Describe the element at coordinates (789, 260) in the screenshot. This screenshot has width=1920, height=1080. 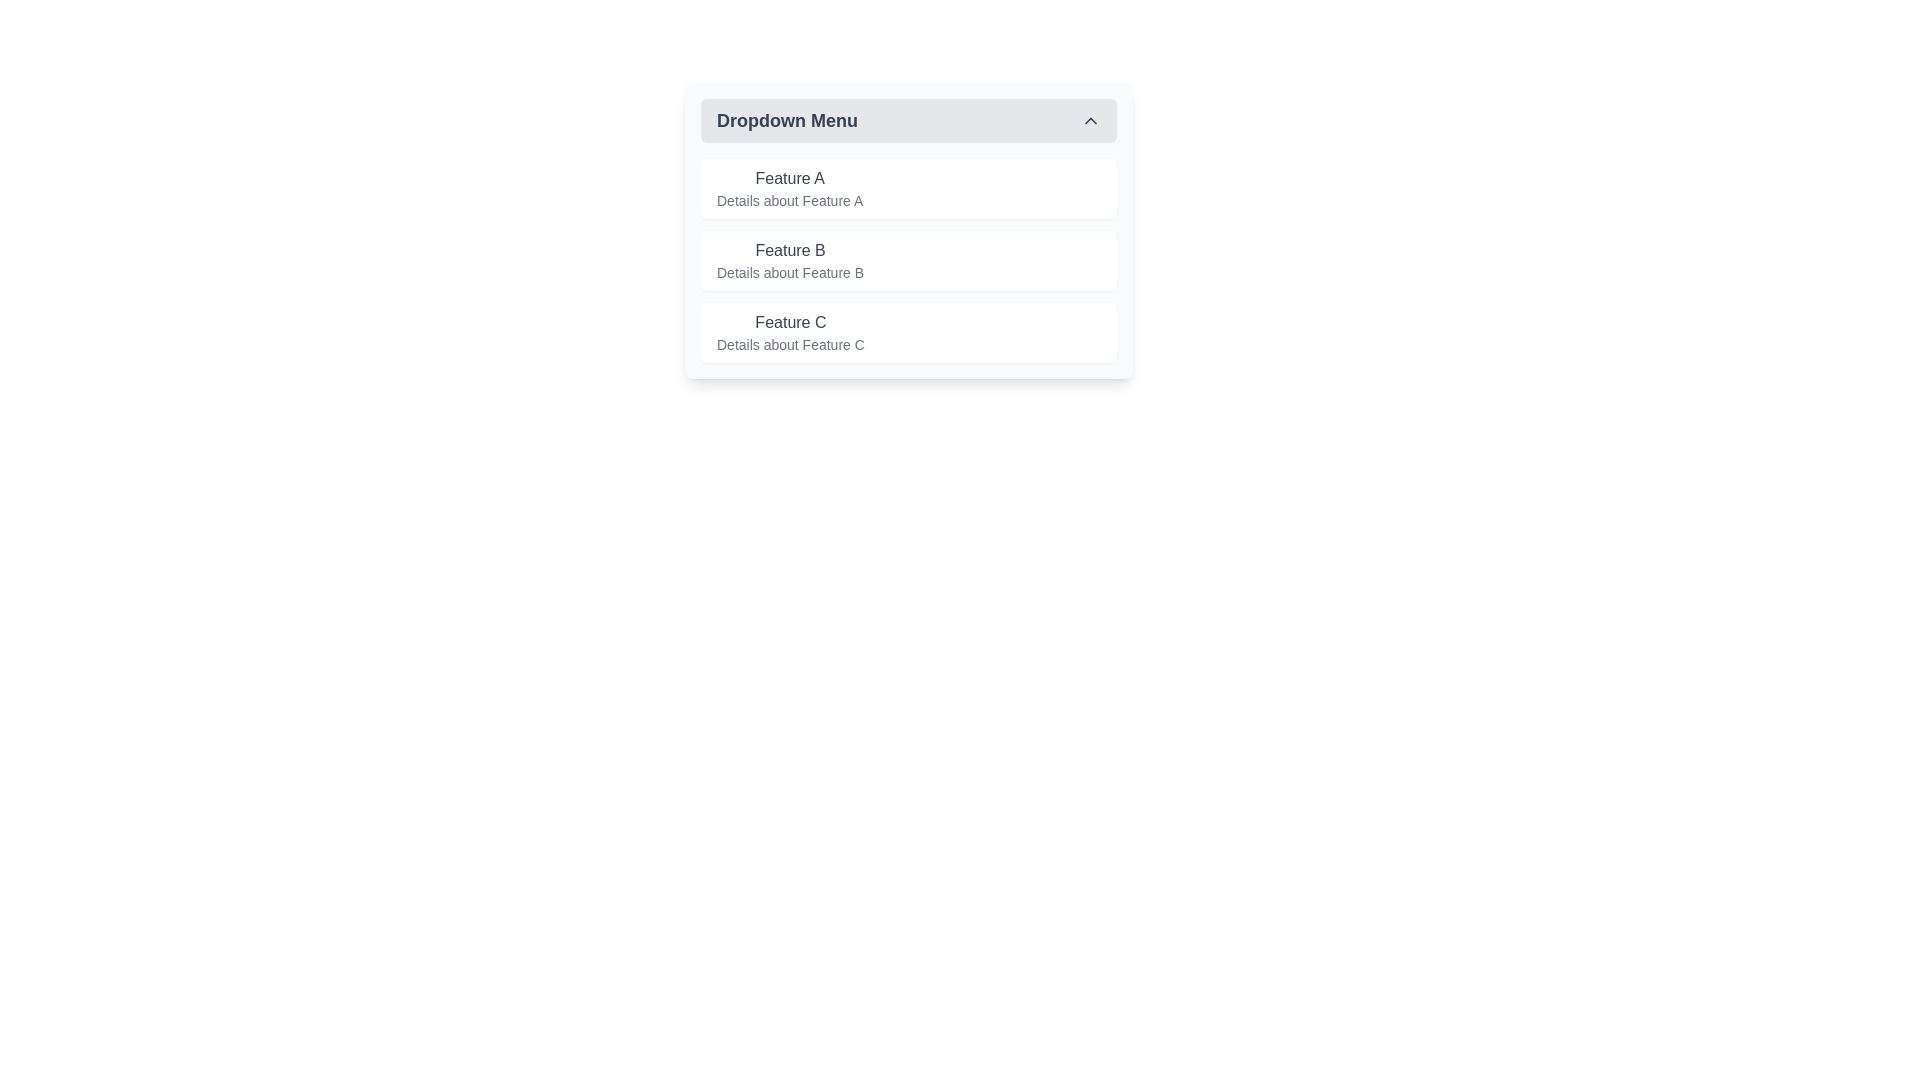
I see `the text label displaying 'Feature B' which includes details about the feature, located in the dropdown menu between 'Feature A' and 'Feature C'` at that location.